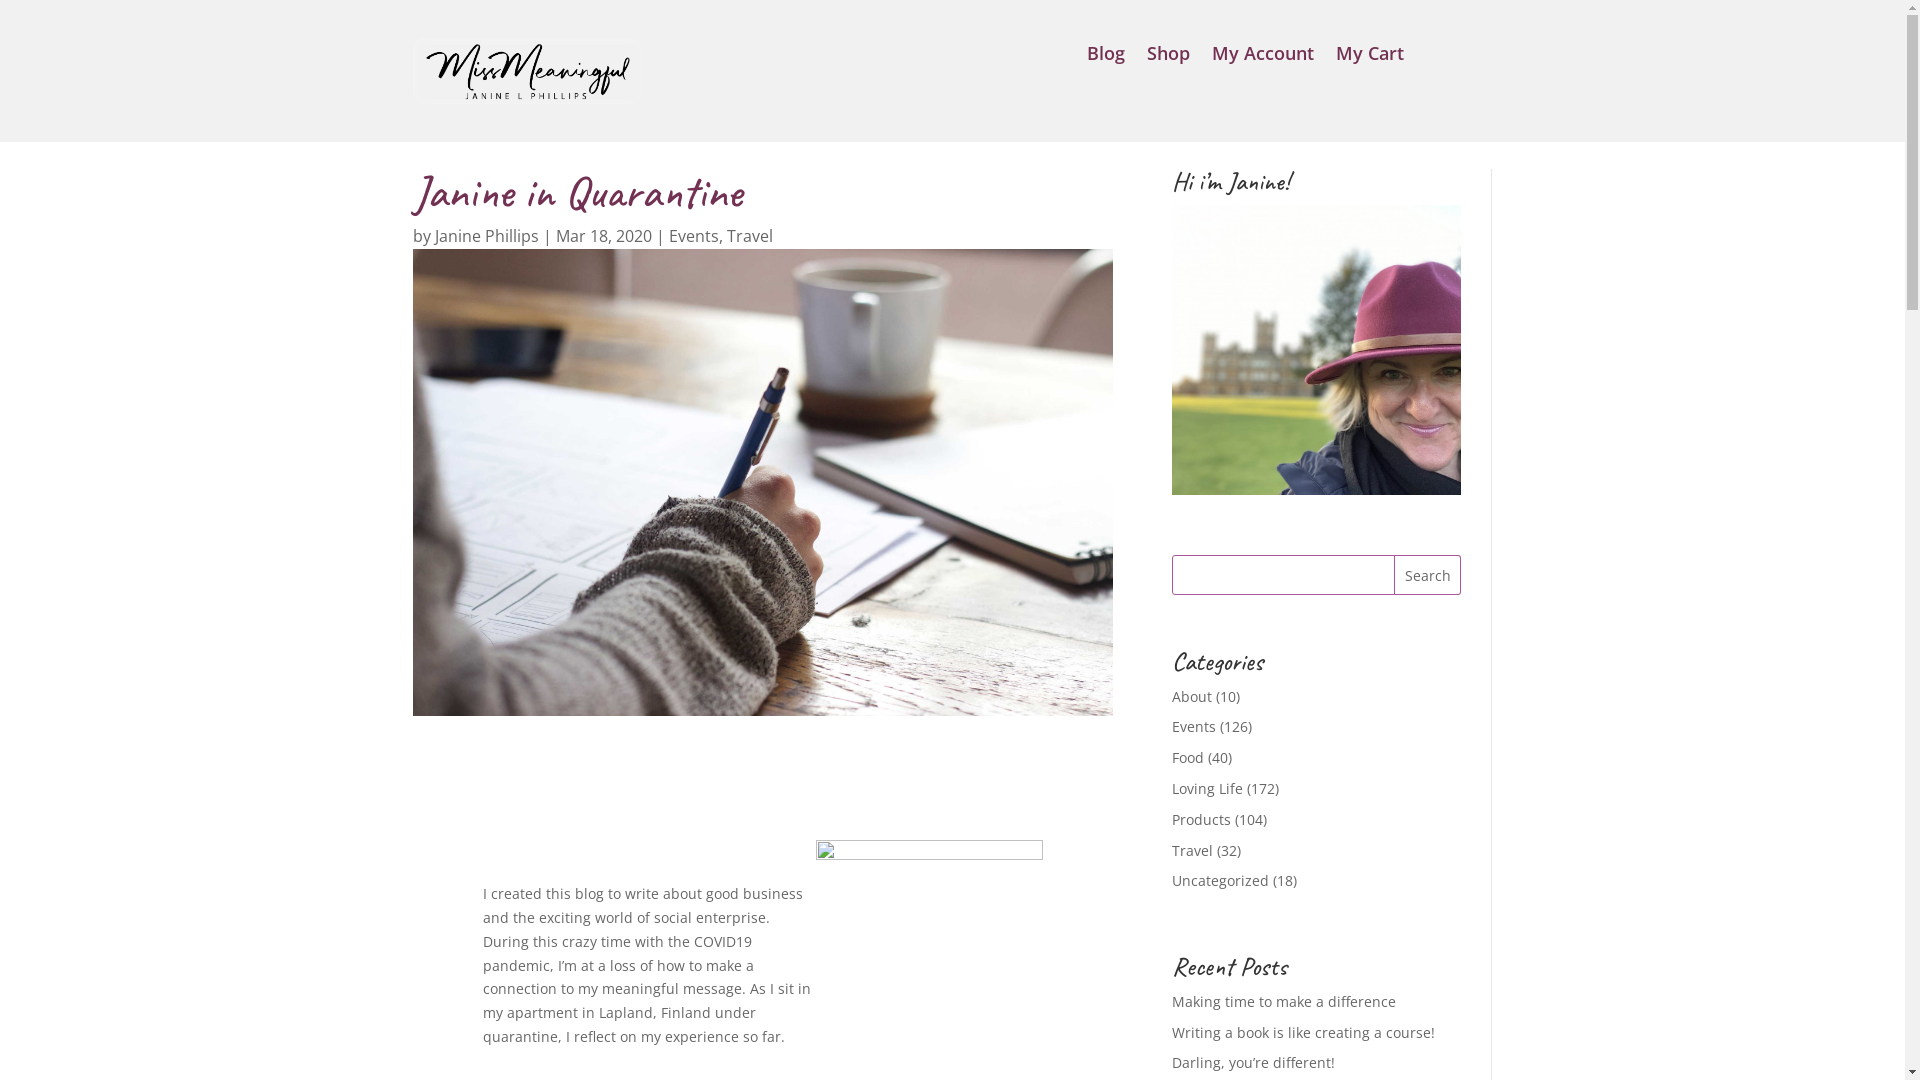  Describe the element at coordinates (1104, 56) in the screenshot. I see `'Blog'` at that location.